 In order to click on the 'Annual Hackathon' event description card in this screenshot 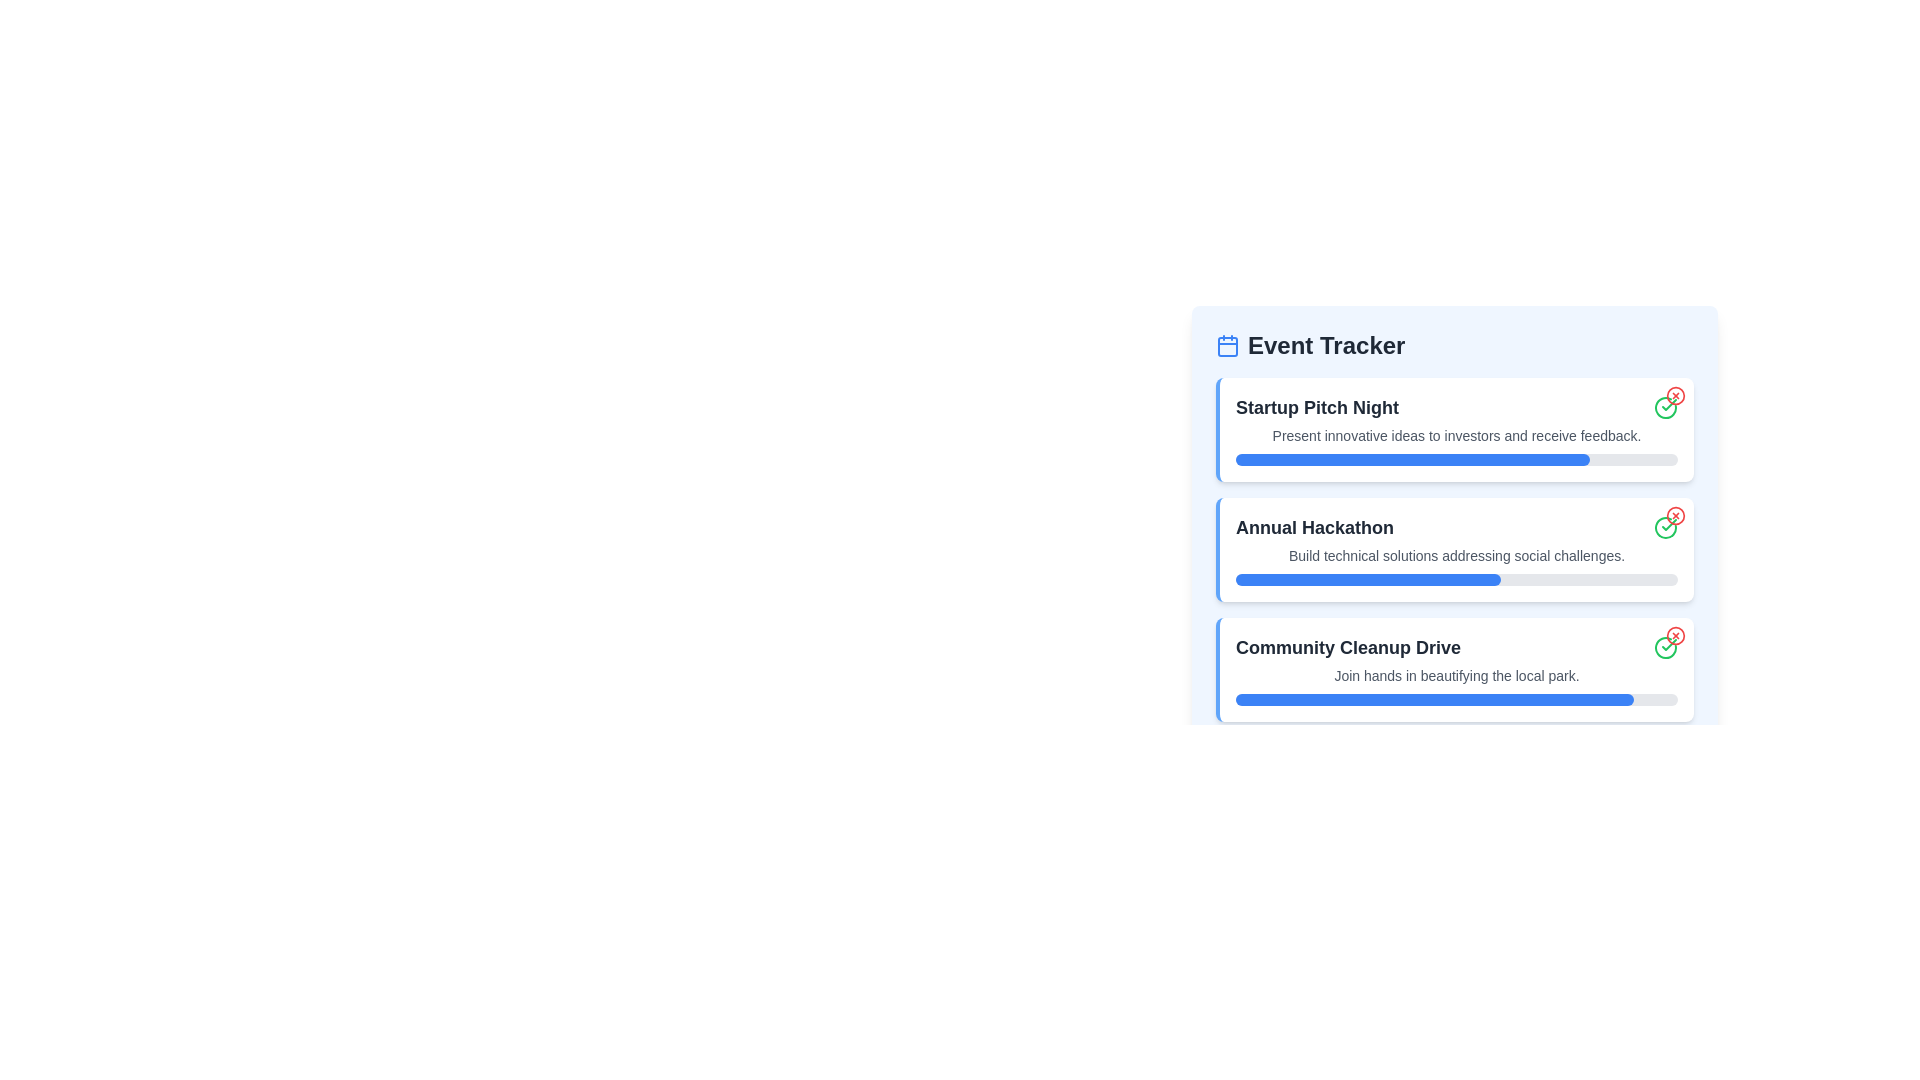, I will do `click(1454, 502)`.